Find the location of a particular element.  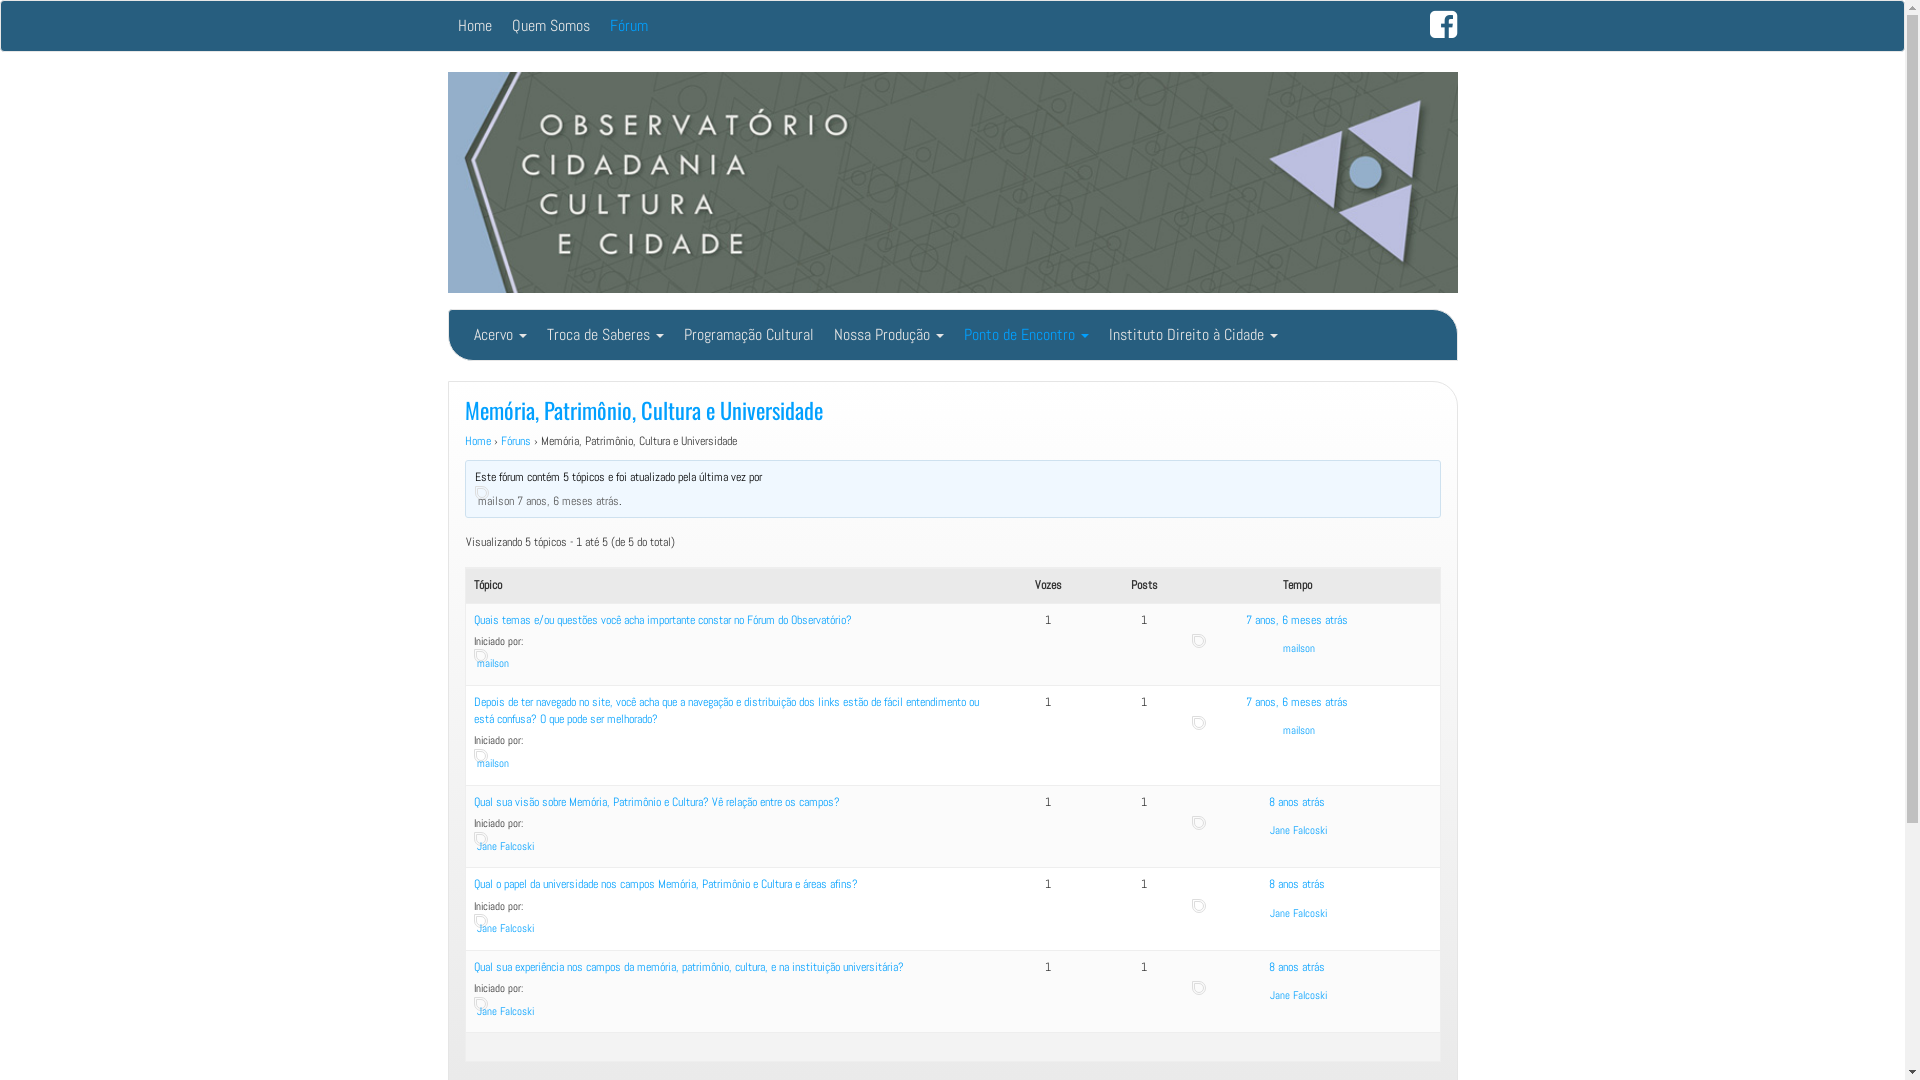

'Ponto de Encontro' is located at coordinates (1026, 334).